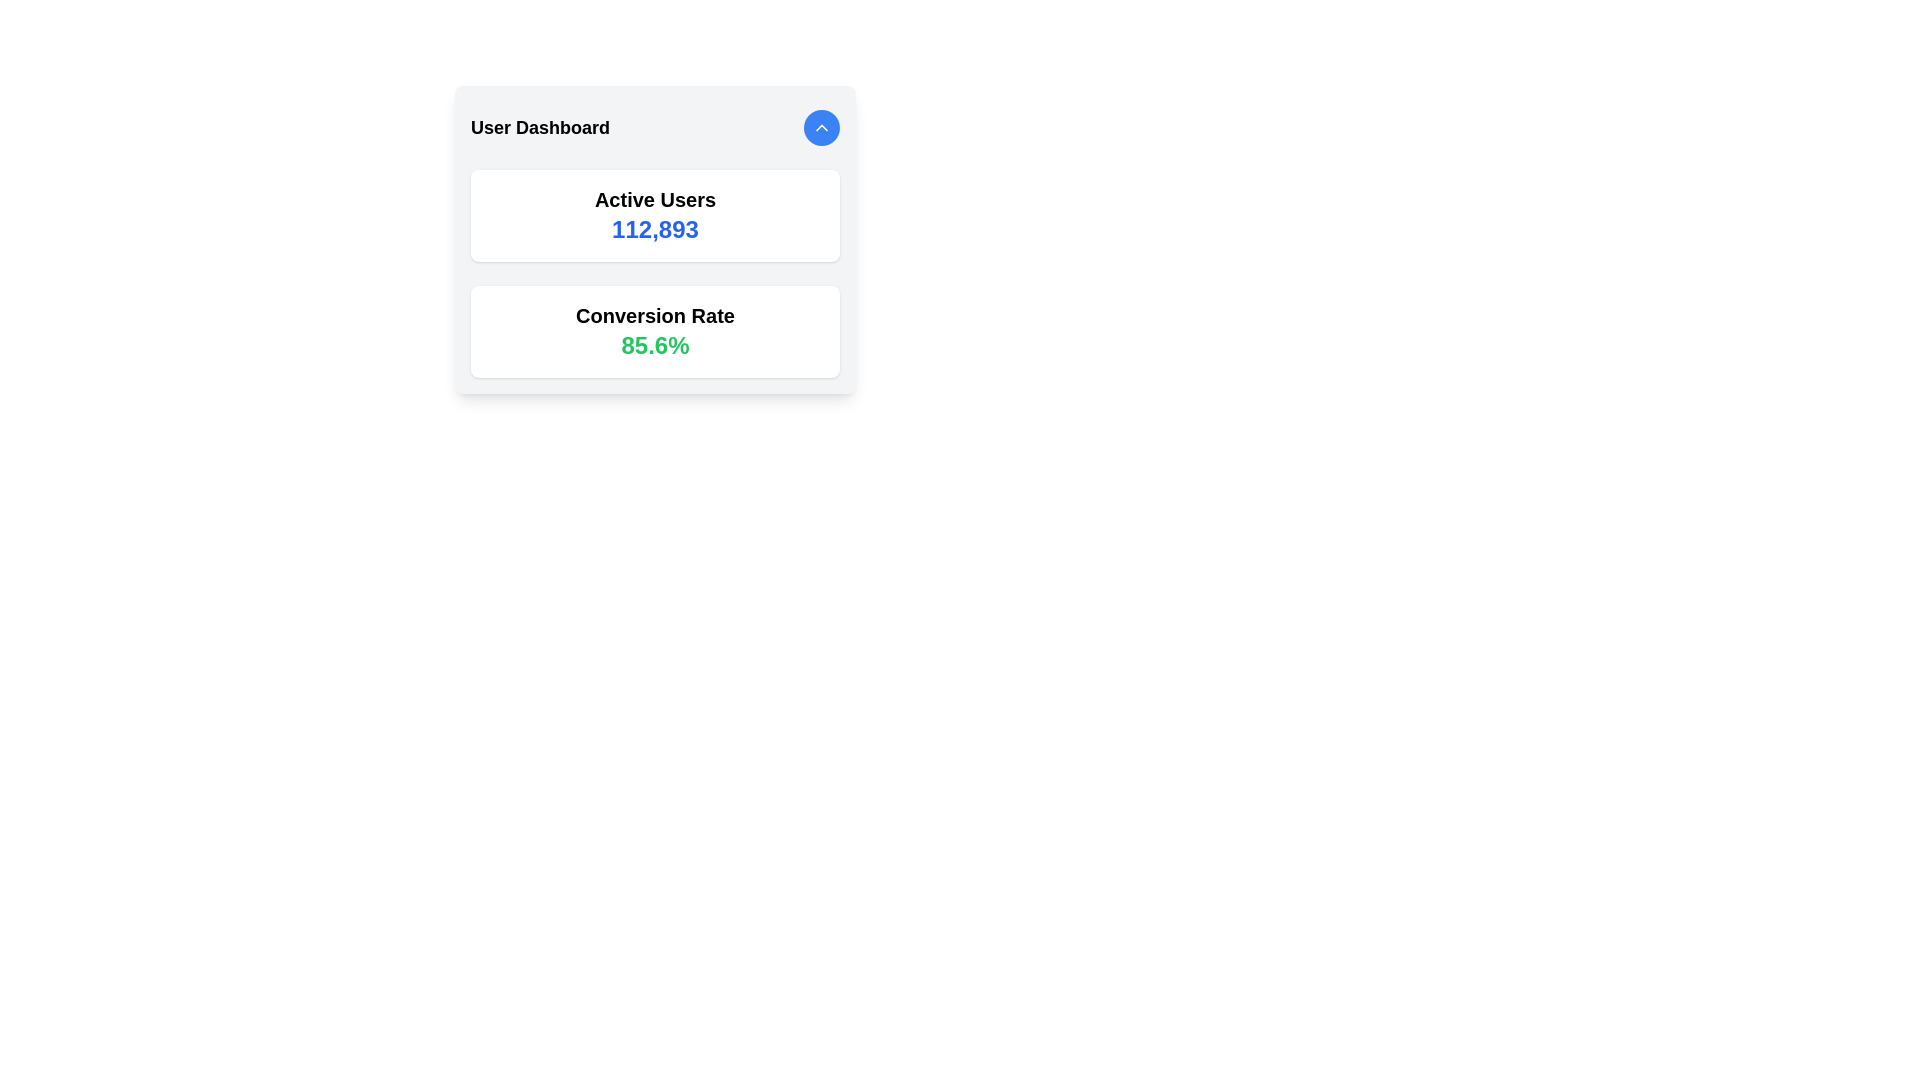 The width and height of the screenshot is (1920, 1080). I want to click on the summary card displaying metrics for active users and conversion rate located in the User Dashboard, so click(655, 273).